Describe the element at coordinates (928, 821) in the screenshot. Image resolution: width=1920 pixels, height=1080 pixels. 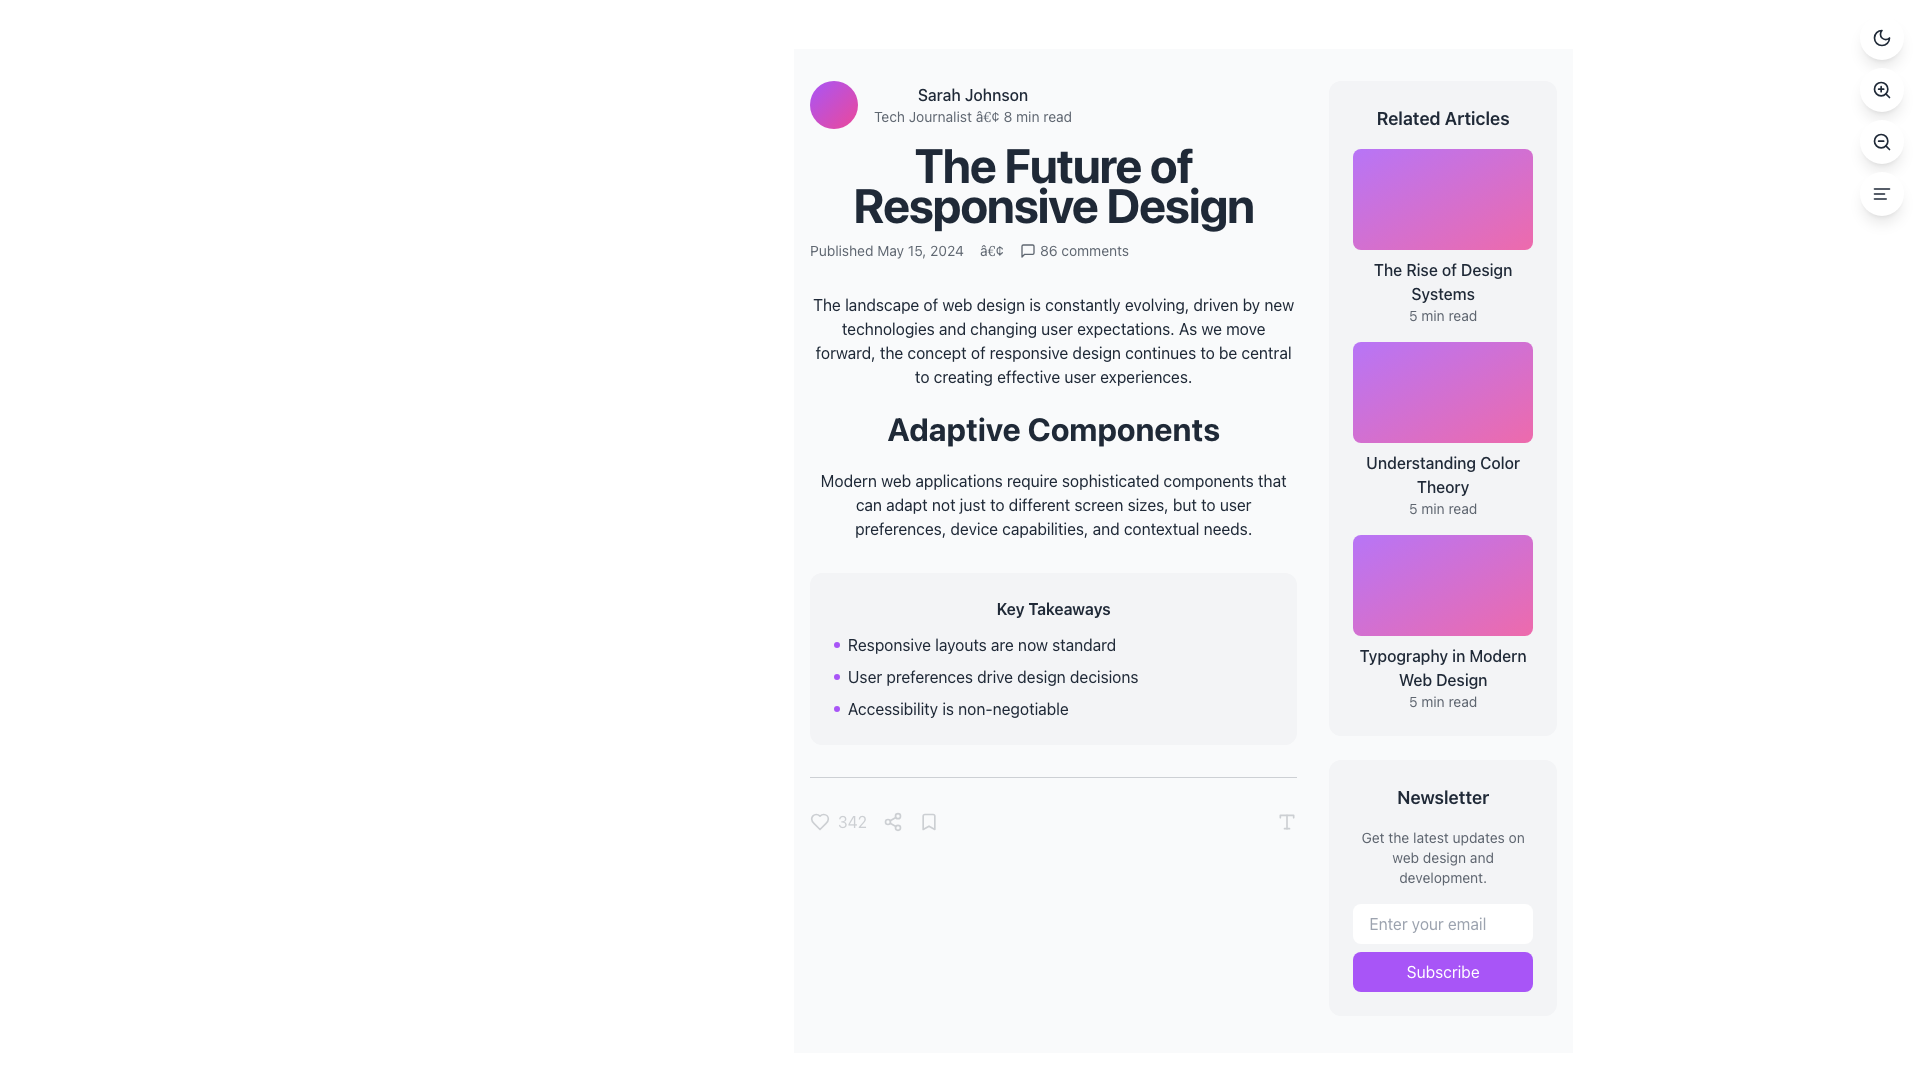
I see `the bookmark icon, which is the third icon` at that location.